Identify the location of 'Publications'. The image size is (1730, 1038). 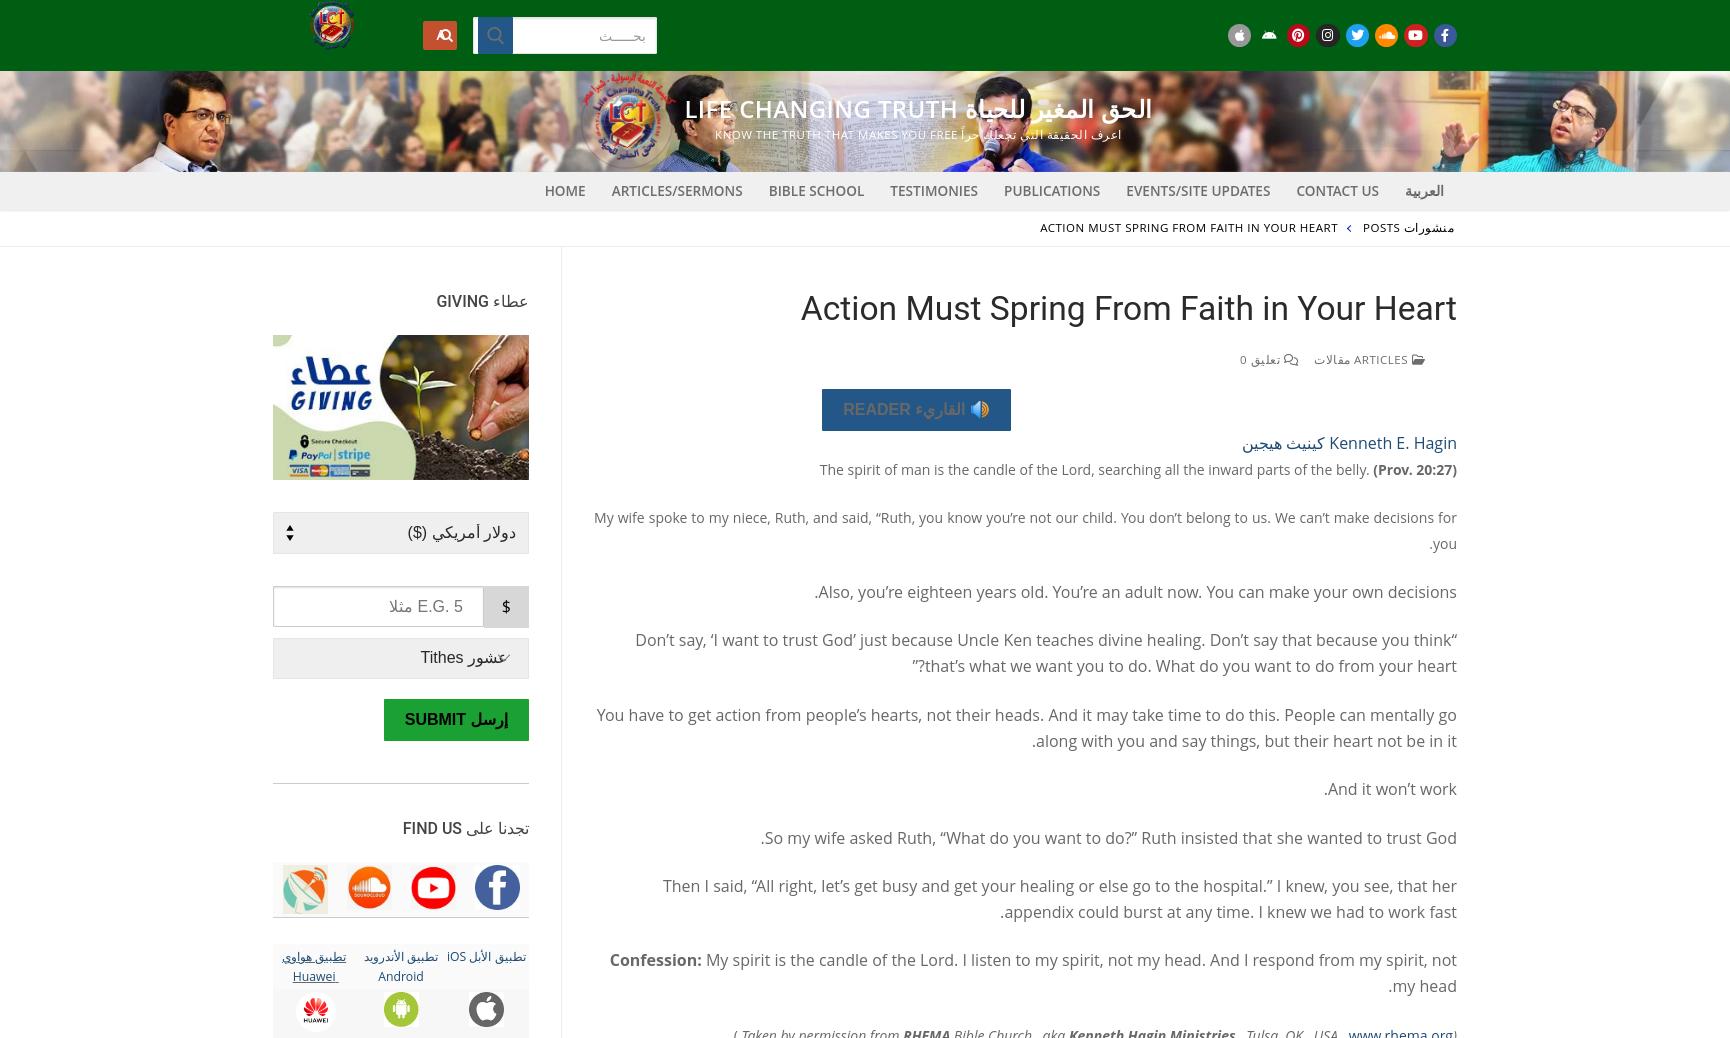
(1003, 189).